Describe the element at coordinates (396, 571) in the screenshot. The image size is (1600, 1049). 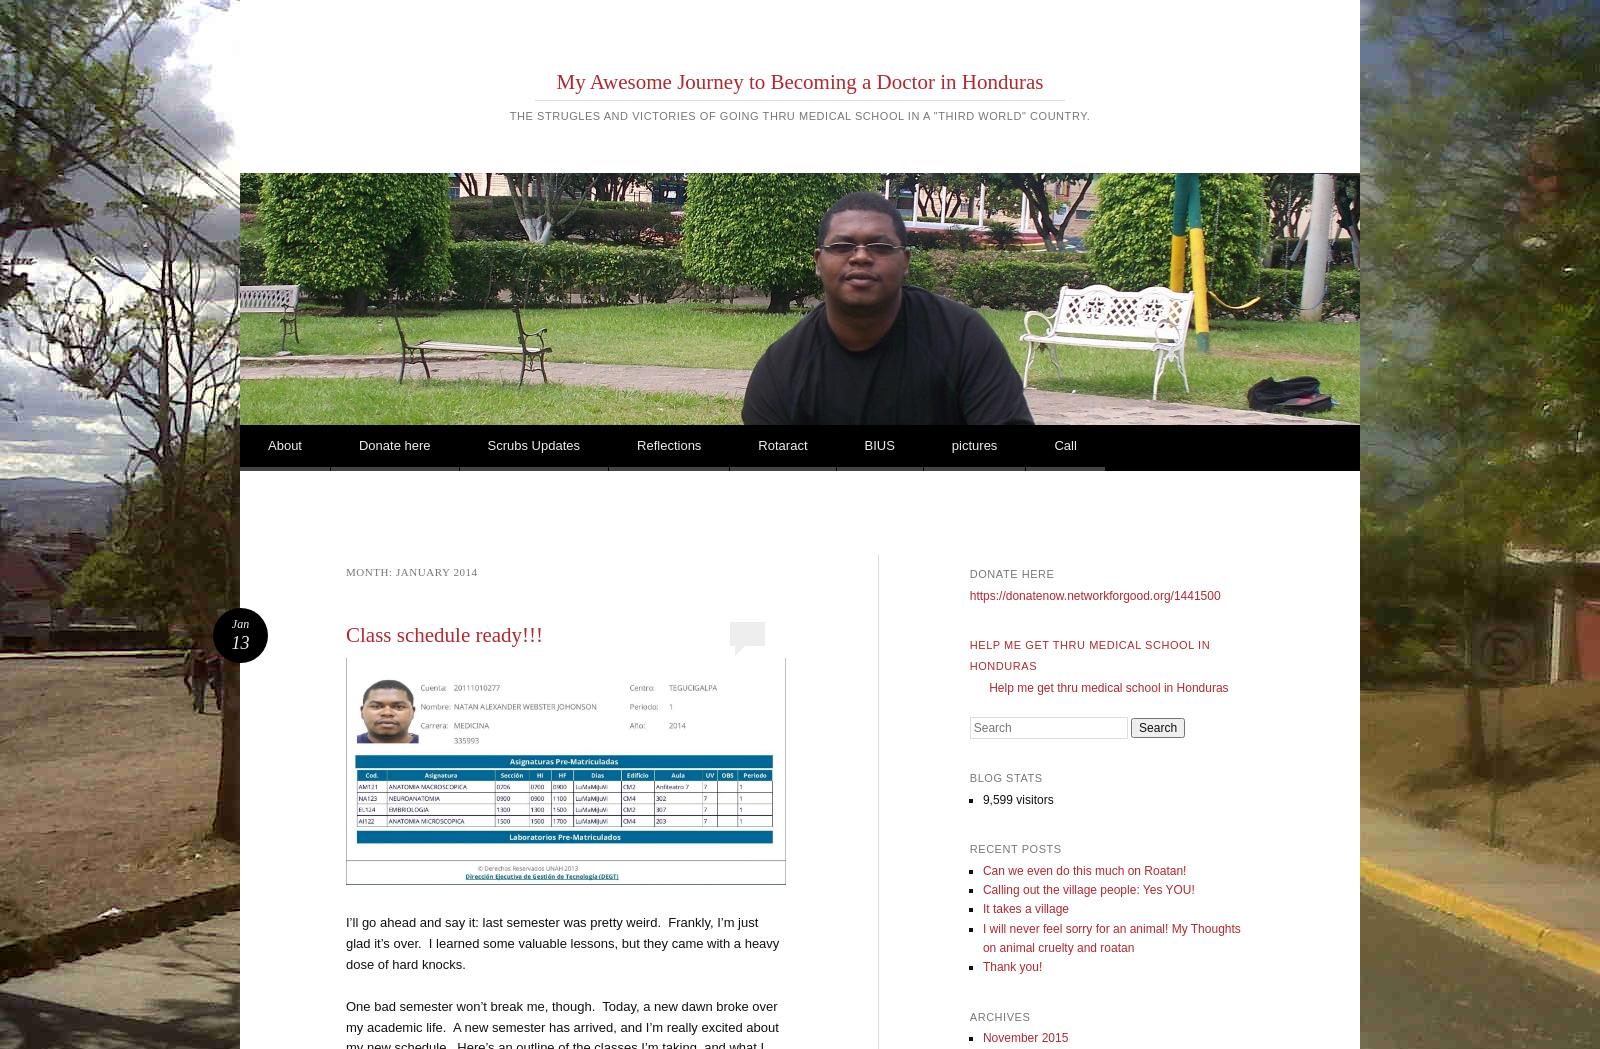
I see `'January 2014'` at that location.